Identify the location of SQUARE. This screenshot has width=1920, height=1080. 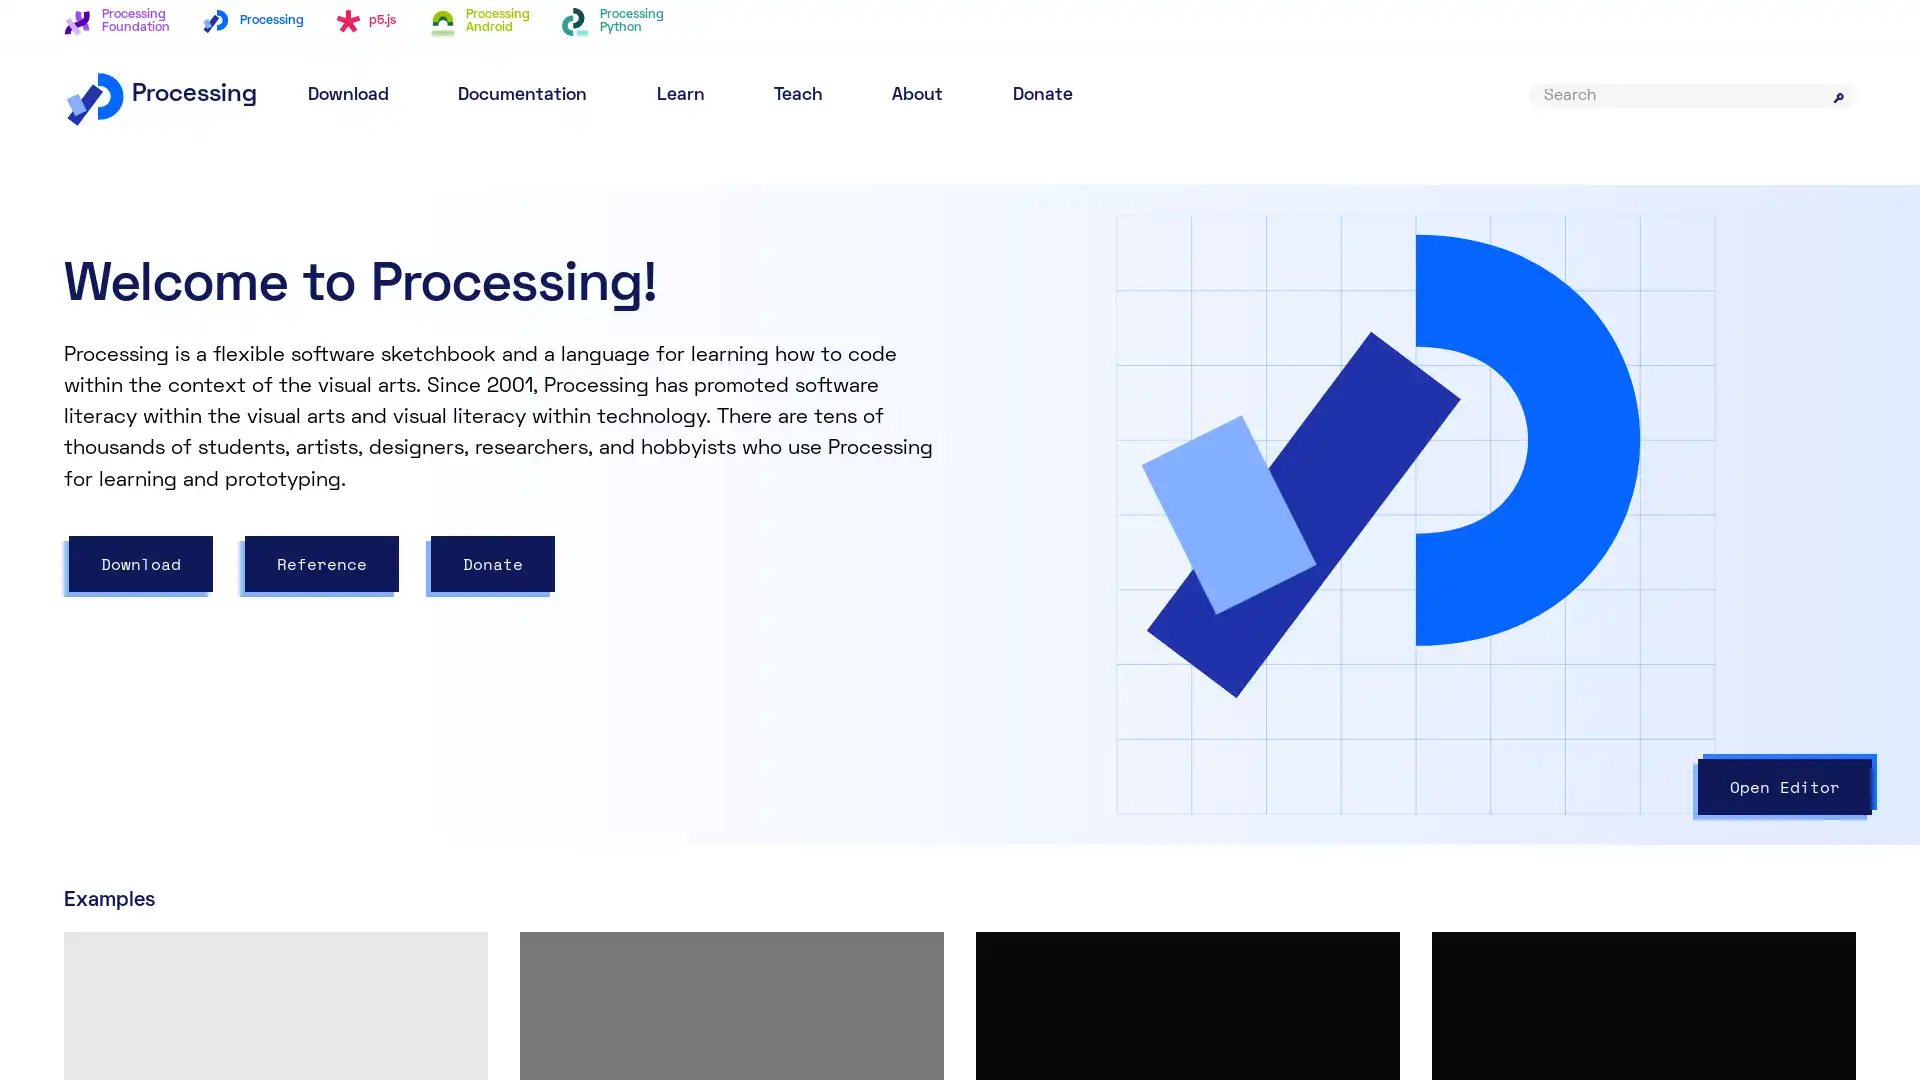
(1134, 456).